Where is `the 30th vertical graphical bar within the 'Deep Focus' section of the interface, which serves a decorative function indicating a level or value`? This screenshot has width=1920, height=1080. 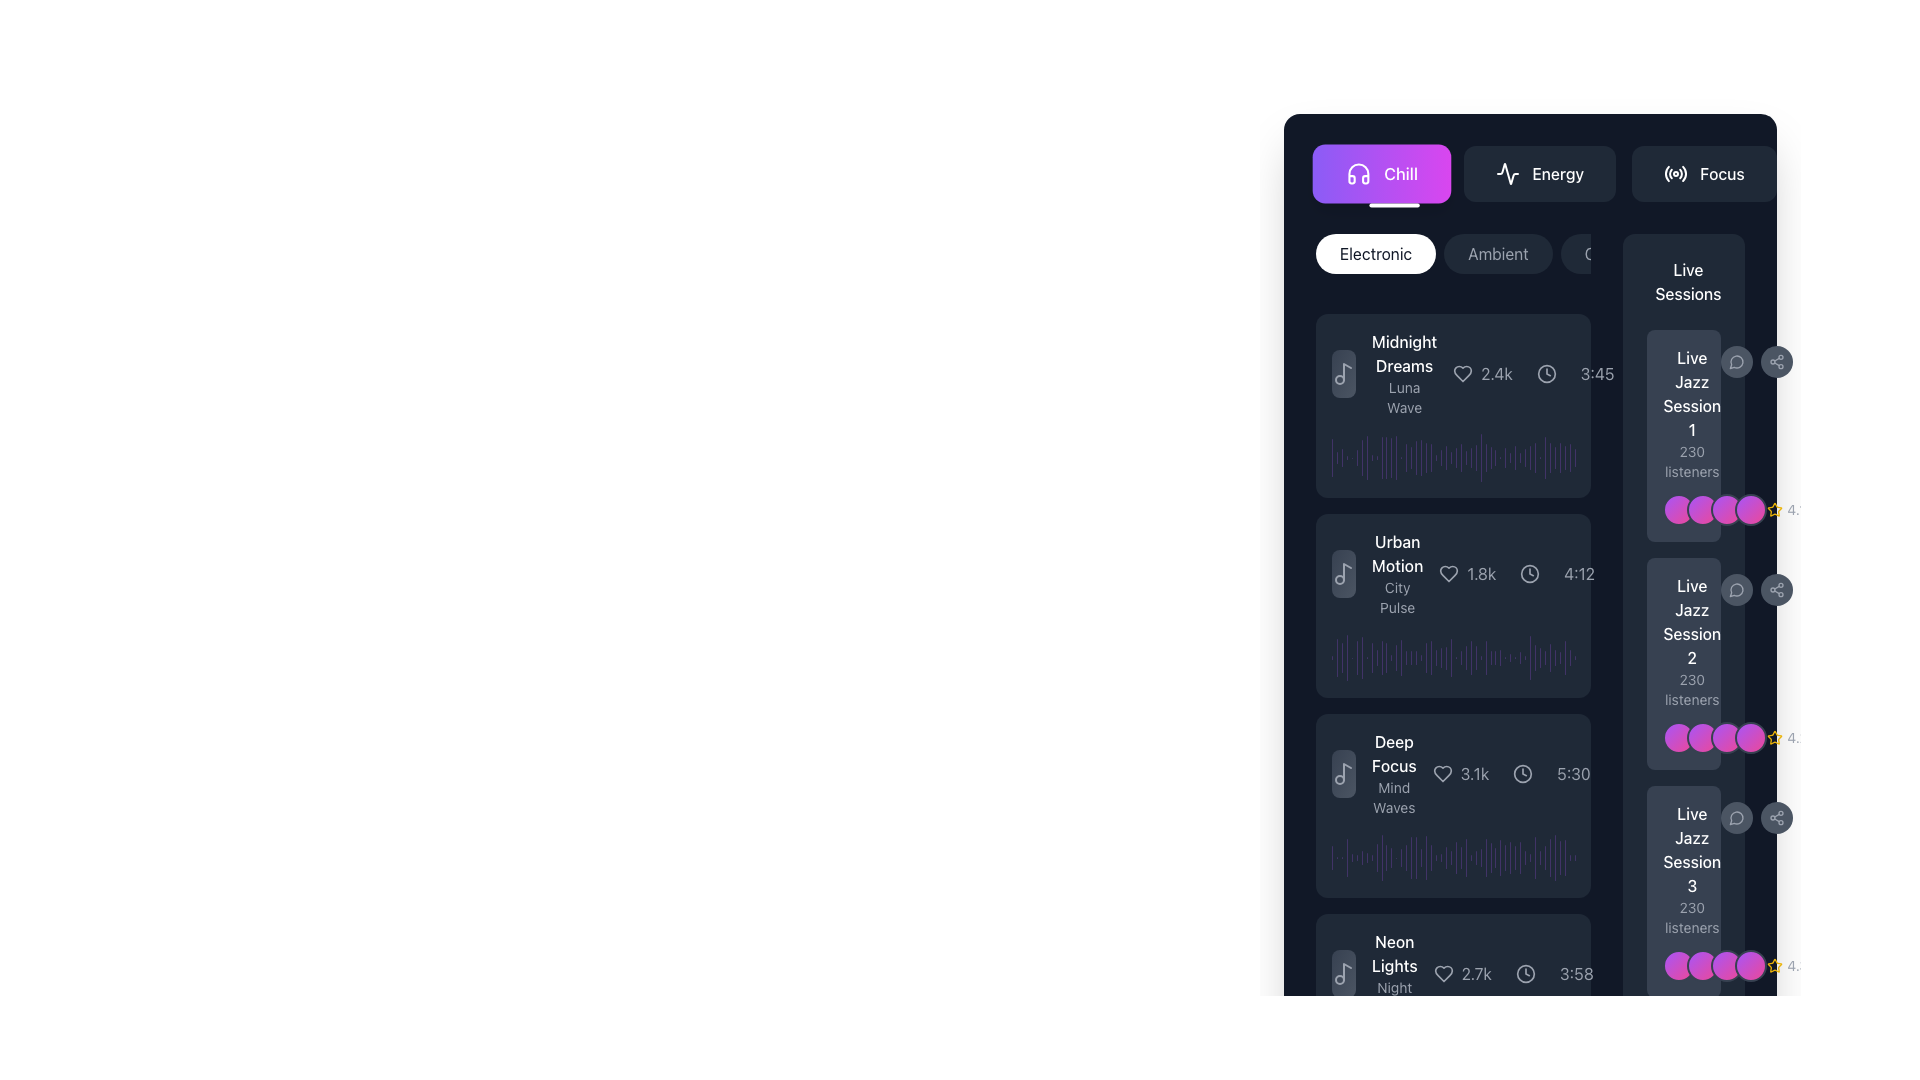 the 30th vertical graphical bar within the 'Deep Focus' section of the interface, which serves a decorative function indicating a level or value is located at coordinates (1476, 856).